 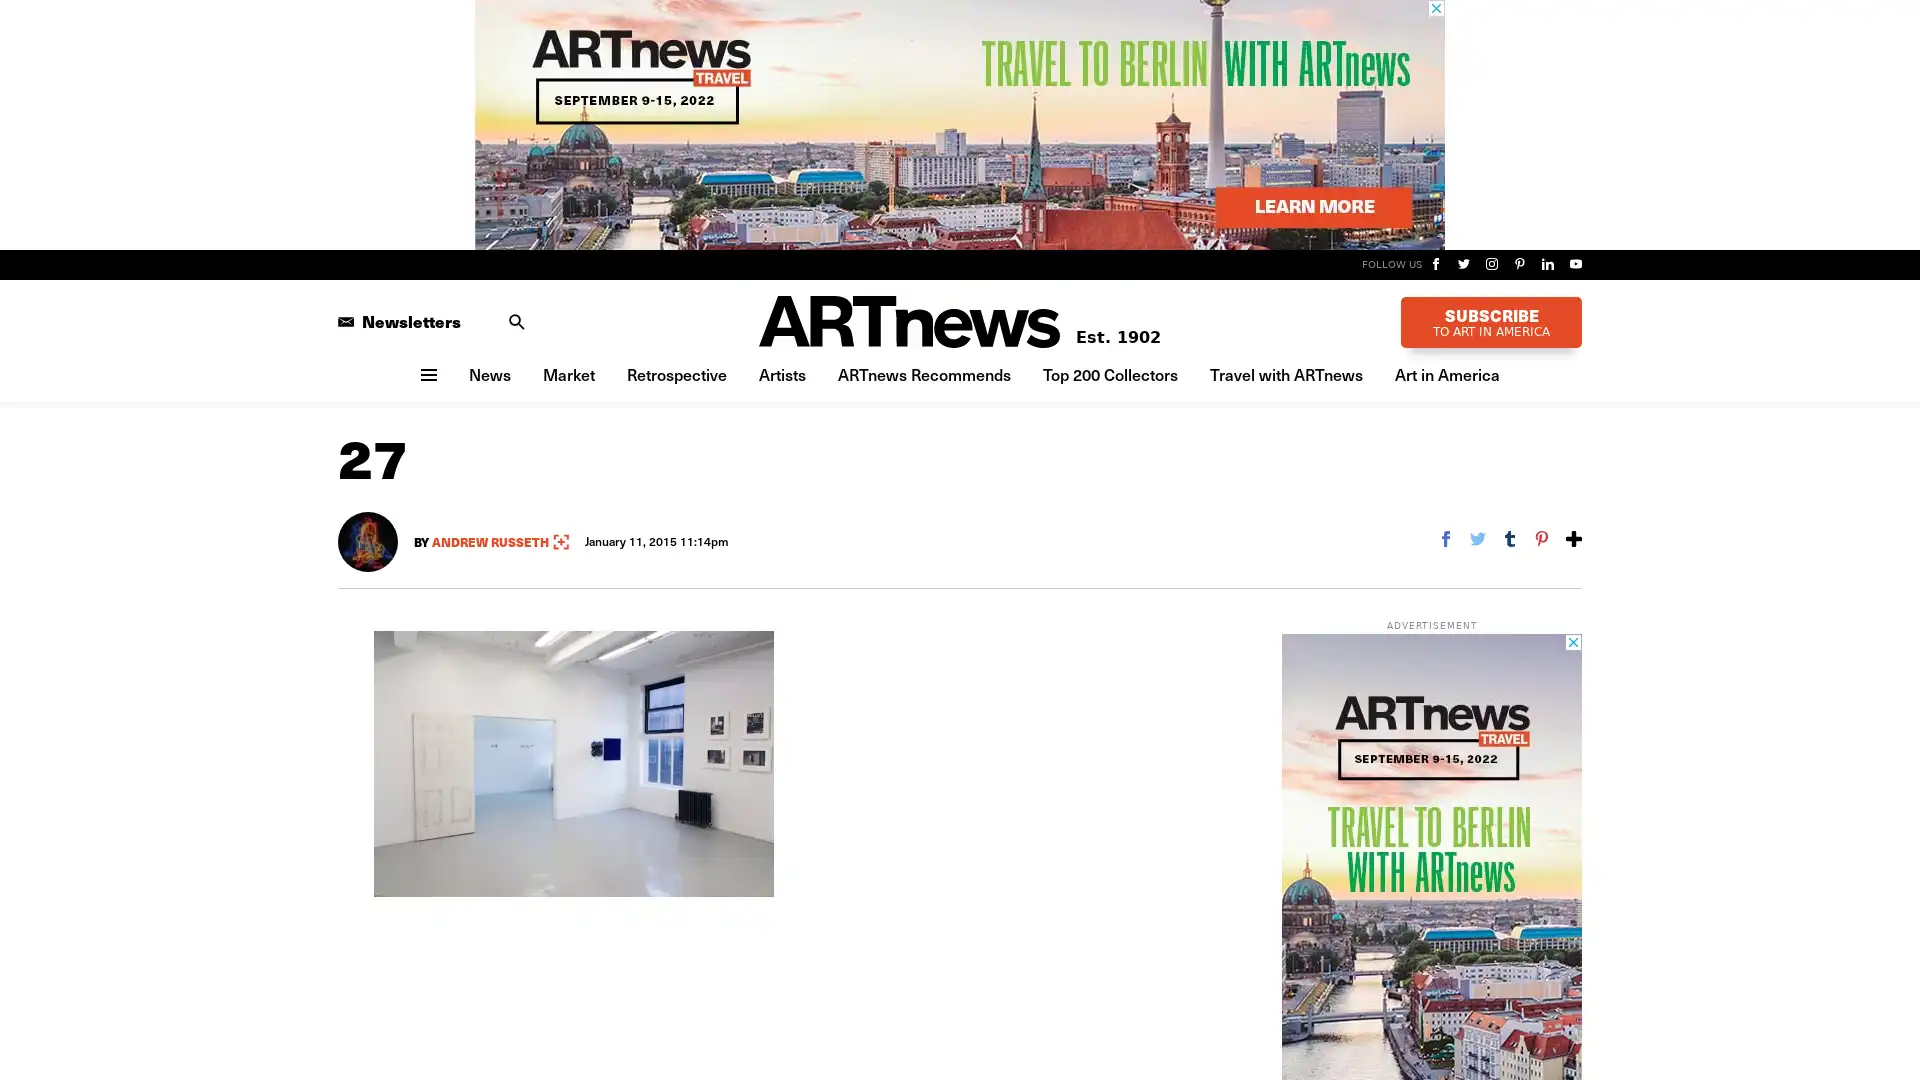 I want to click on Plus Icon Click to expand the Mega Menu, so click(x=426, y=374).